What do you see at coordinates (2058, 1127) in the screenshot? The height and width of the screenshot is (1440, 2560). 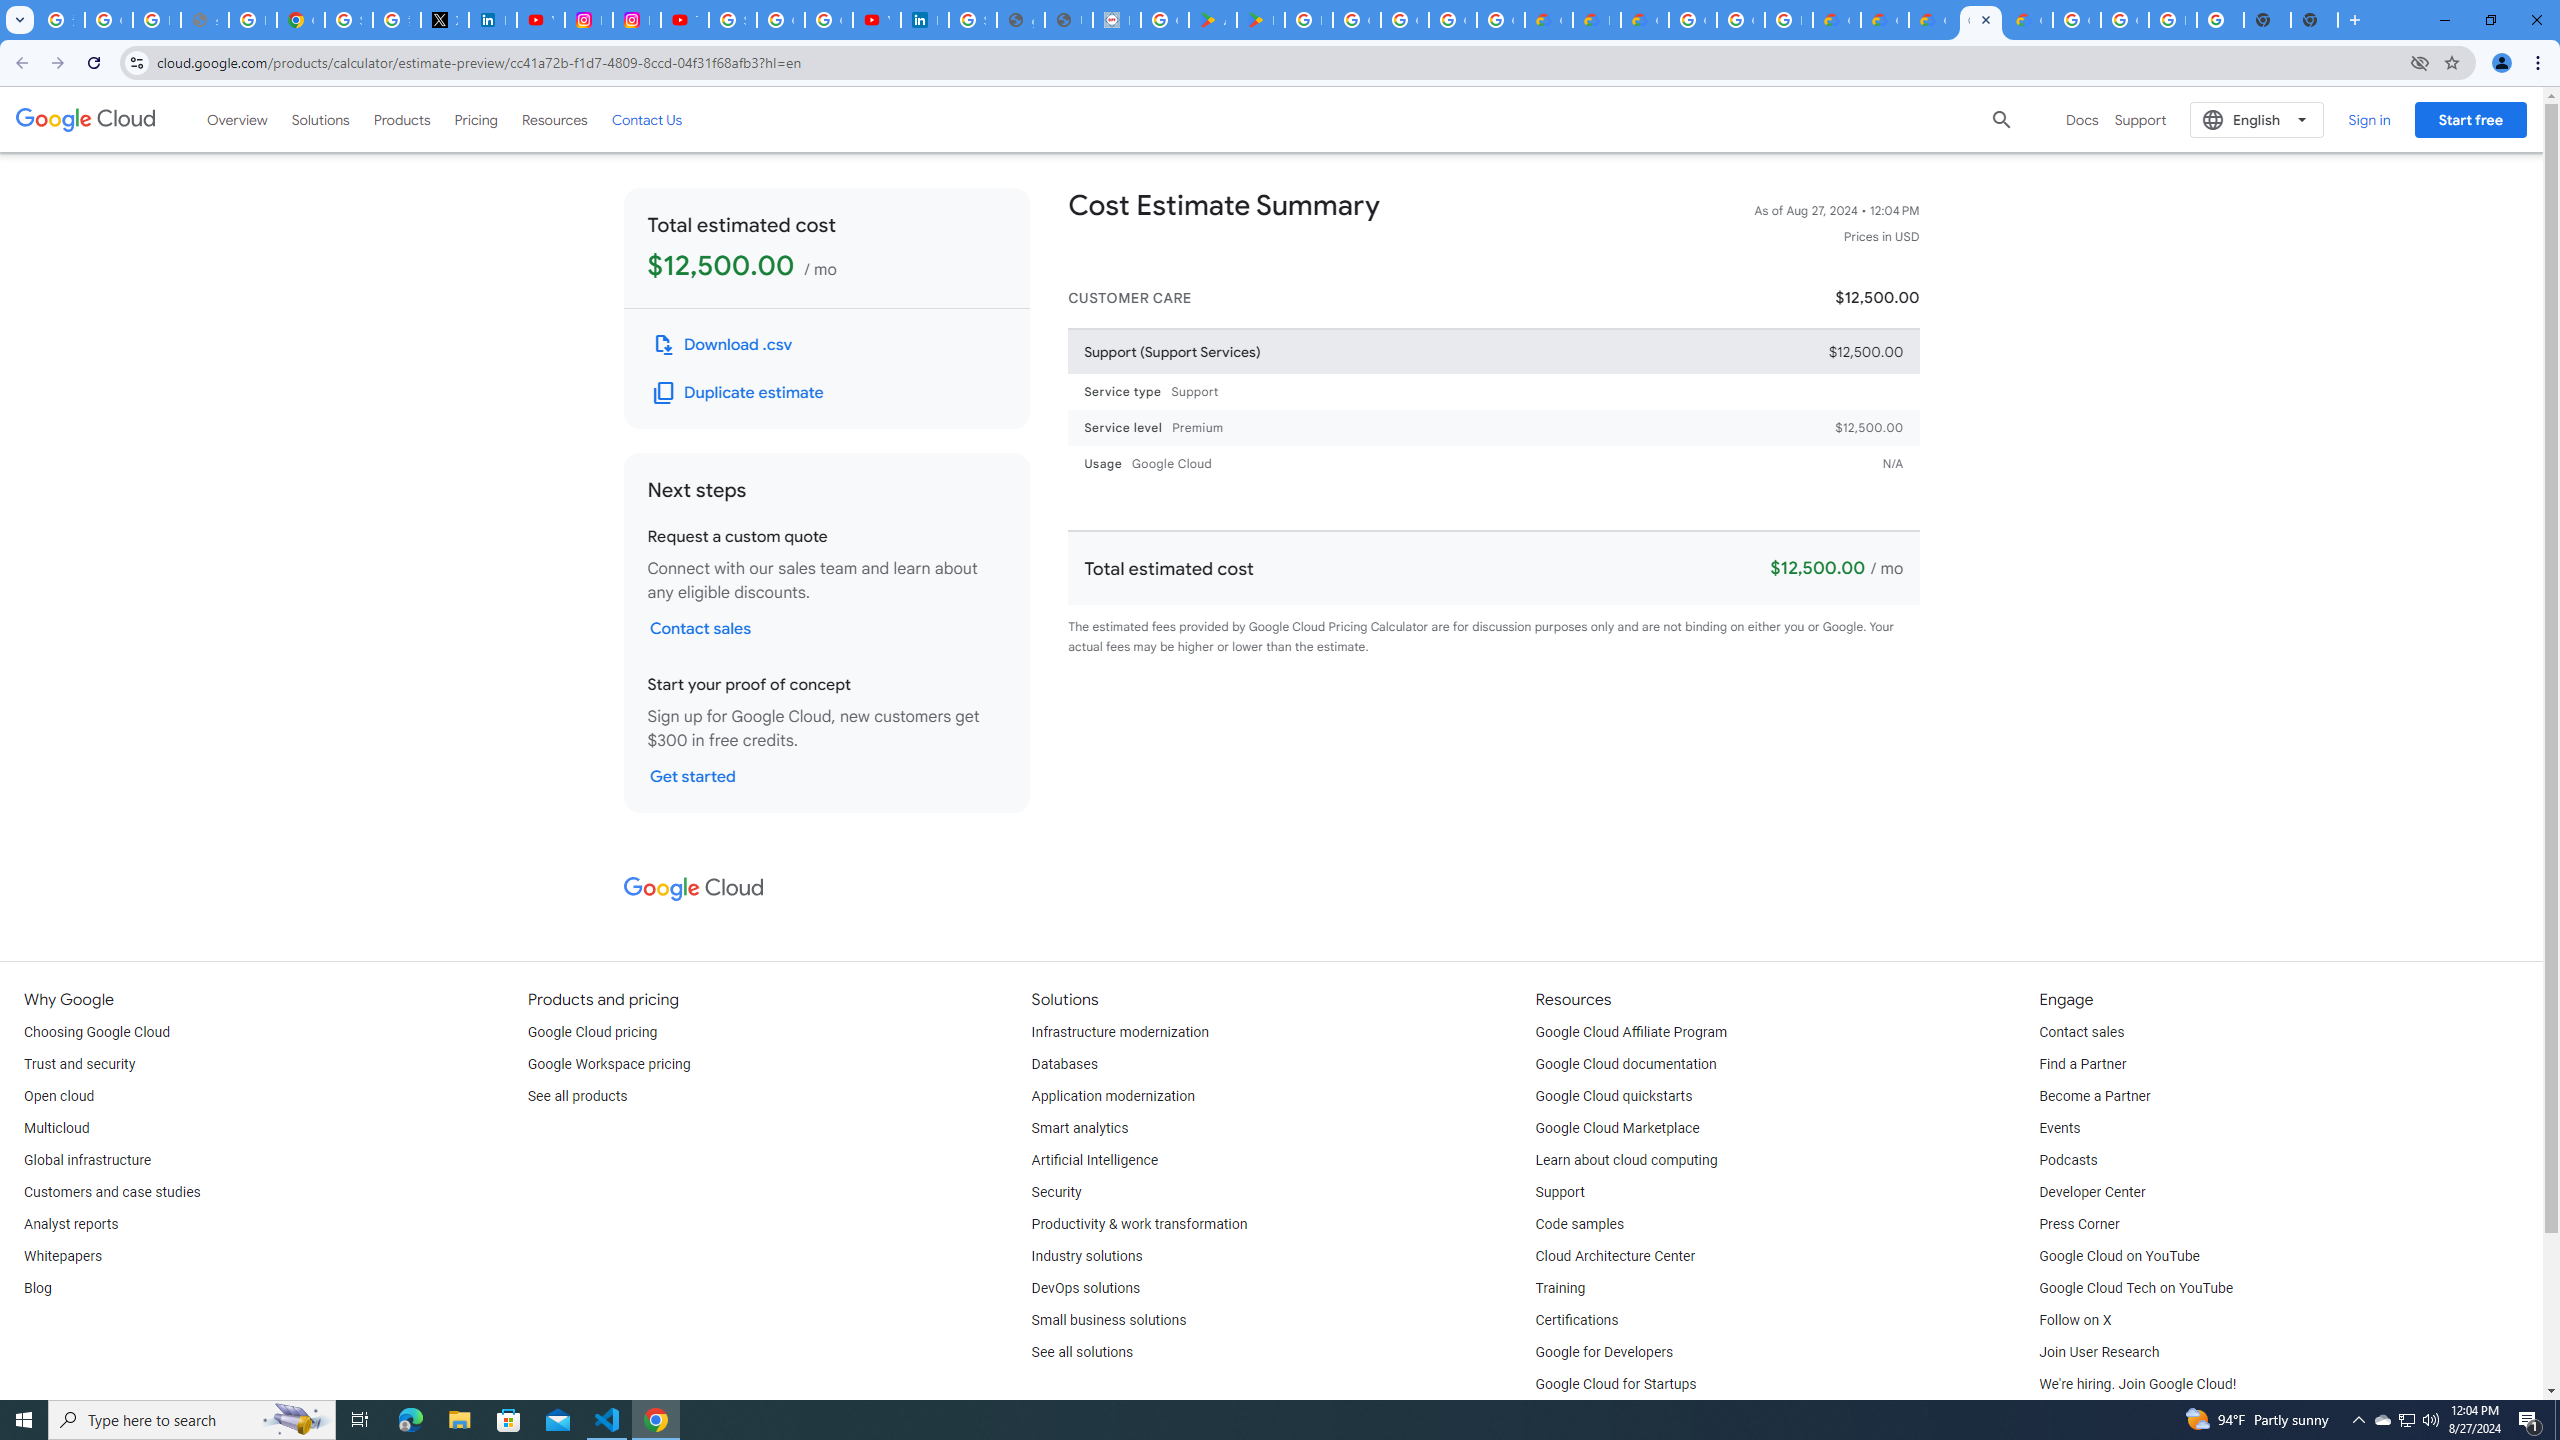 I see `'Events'` at bounding box center [2058, 1127].